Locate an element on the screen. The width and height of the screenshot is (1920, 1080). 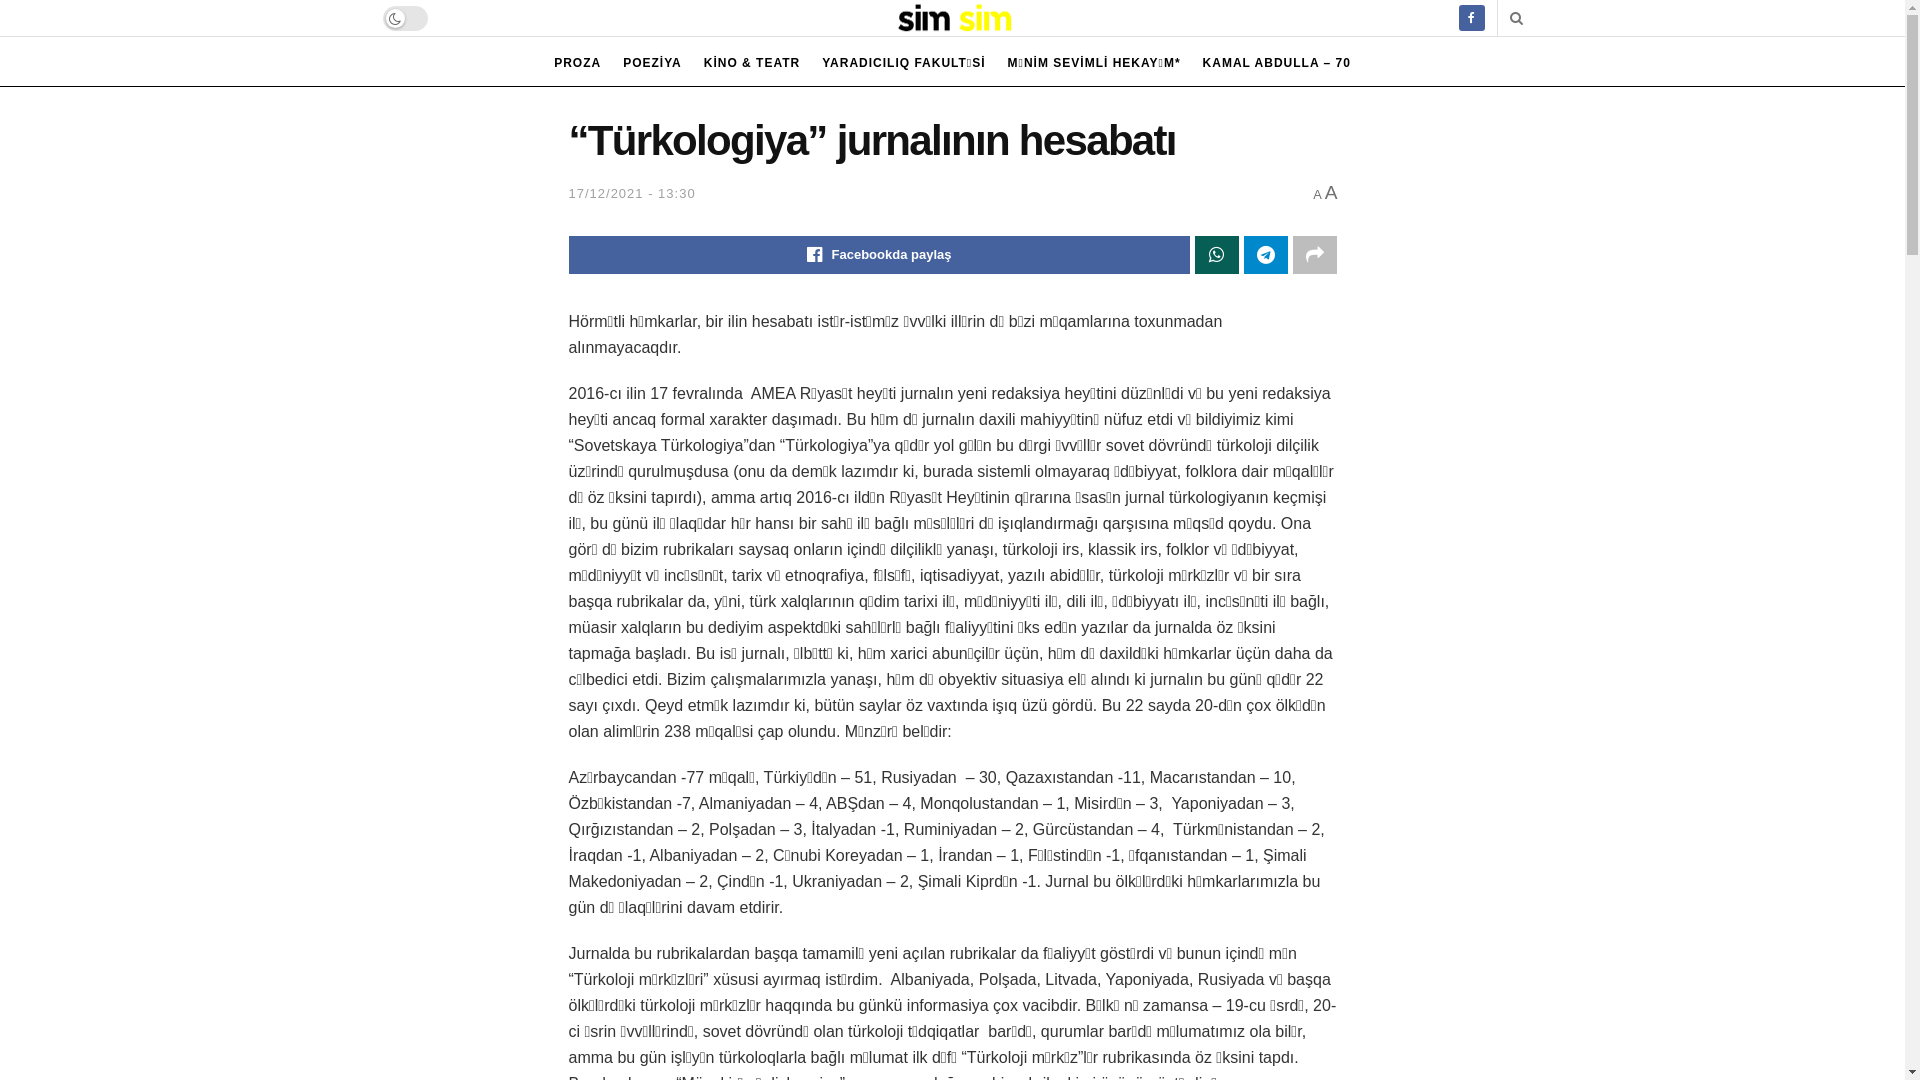
'KINO & TEATR' is located at coordinates (704, 61).